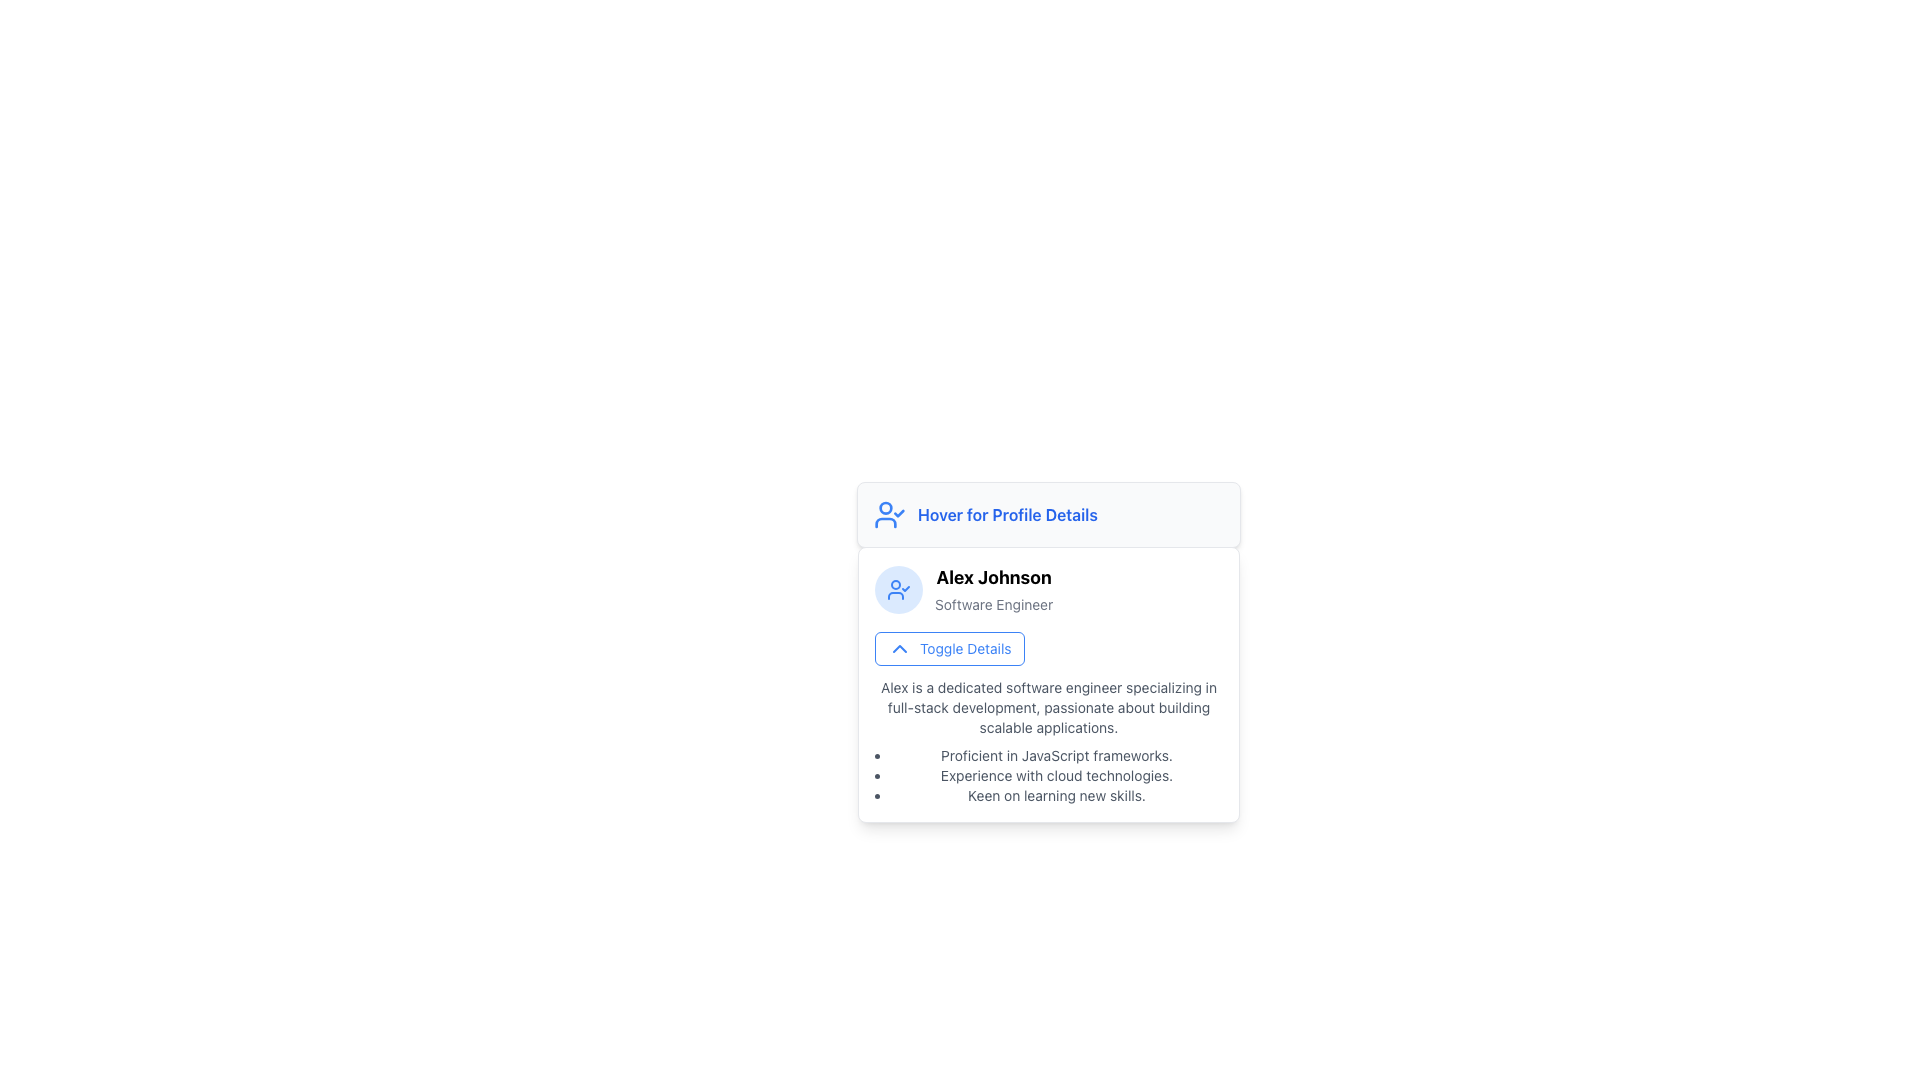  Describe the element at coordinates (885, 507) in the screenshot. I see `the central circular shape of the user-check styled icon indicating user information status` at that location.